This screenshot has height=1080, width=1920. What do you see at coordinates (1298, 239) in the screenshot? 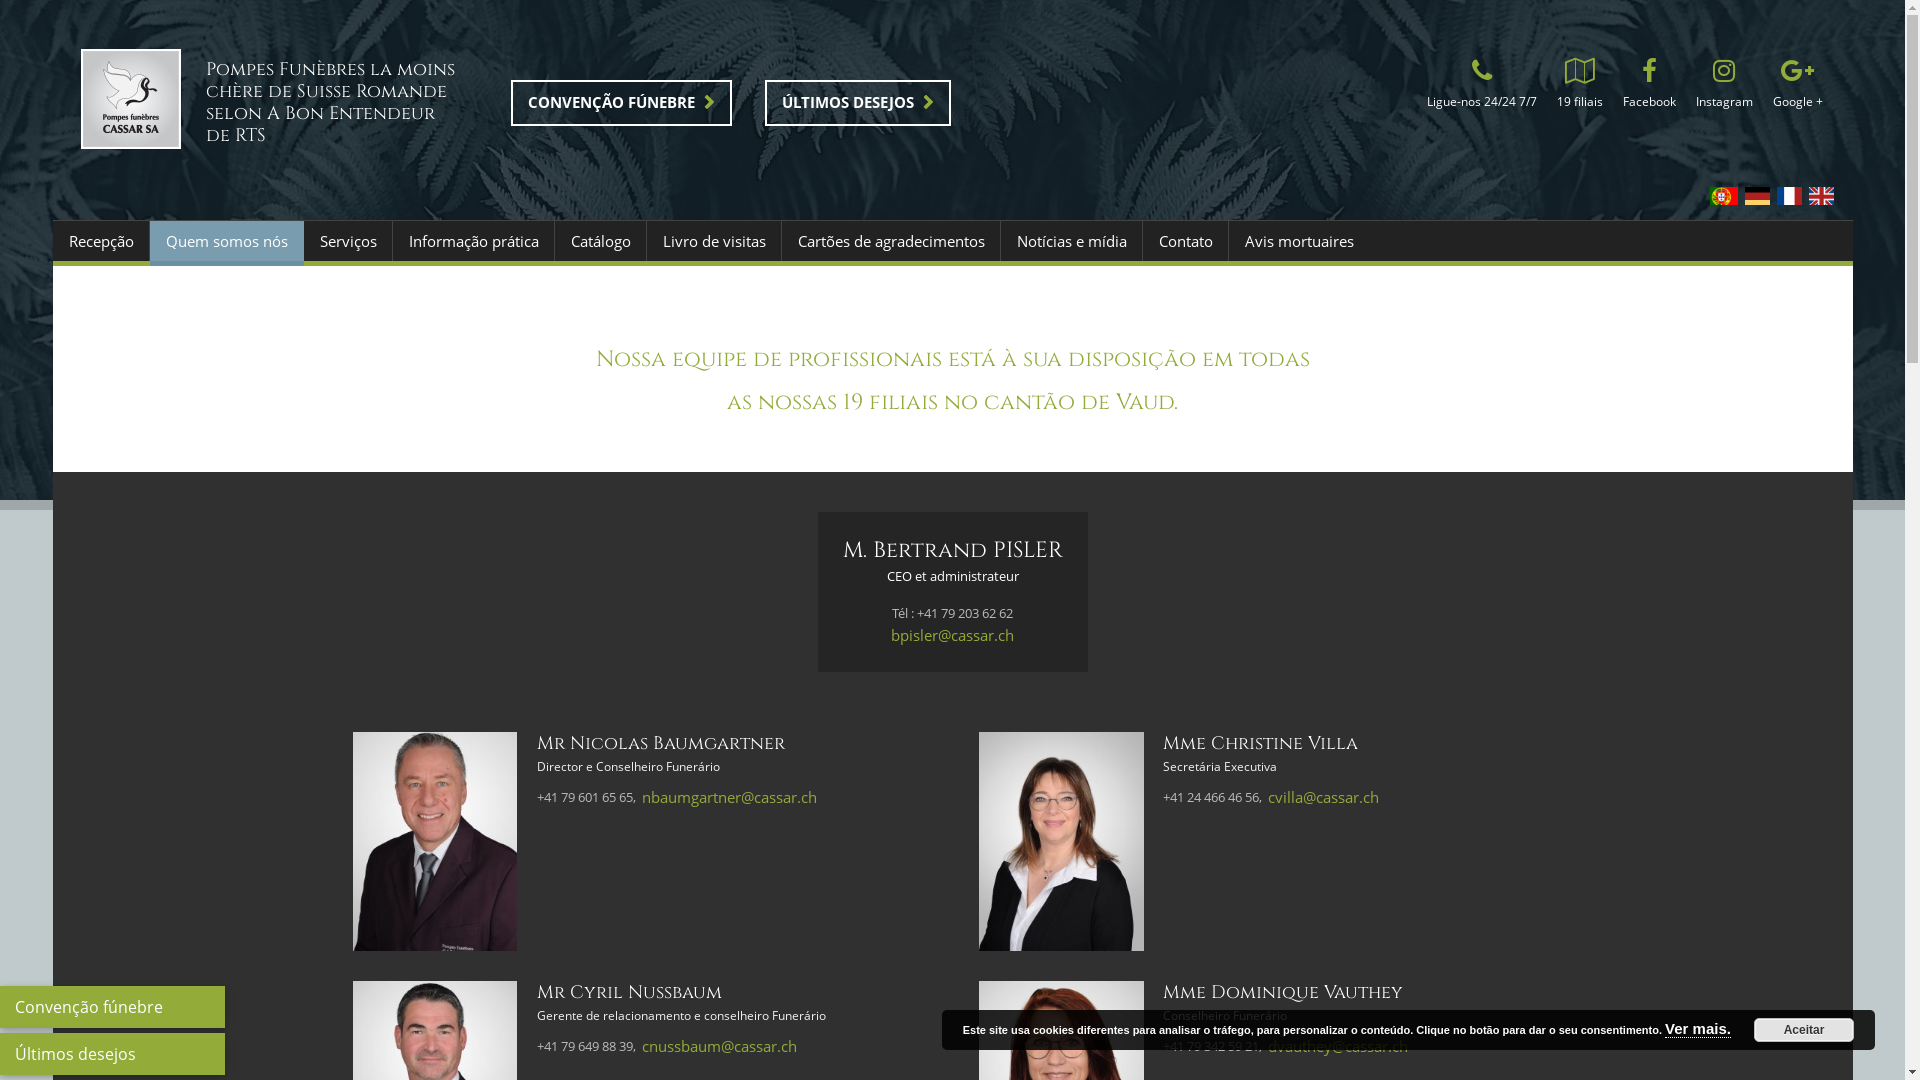
I see `'Avis mortuaires'` at bounding box center [1298, 239].